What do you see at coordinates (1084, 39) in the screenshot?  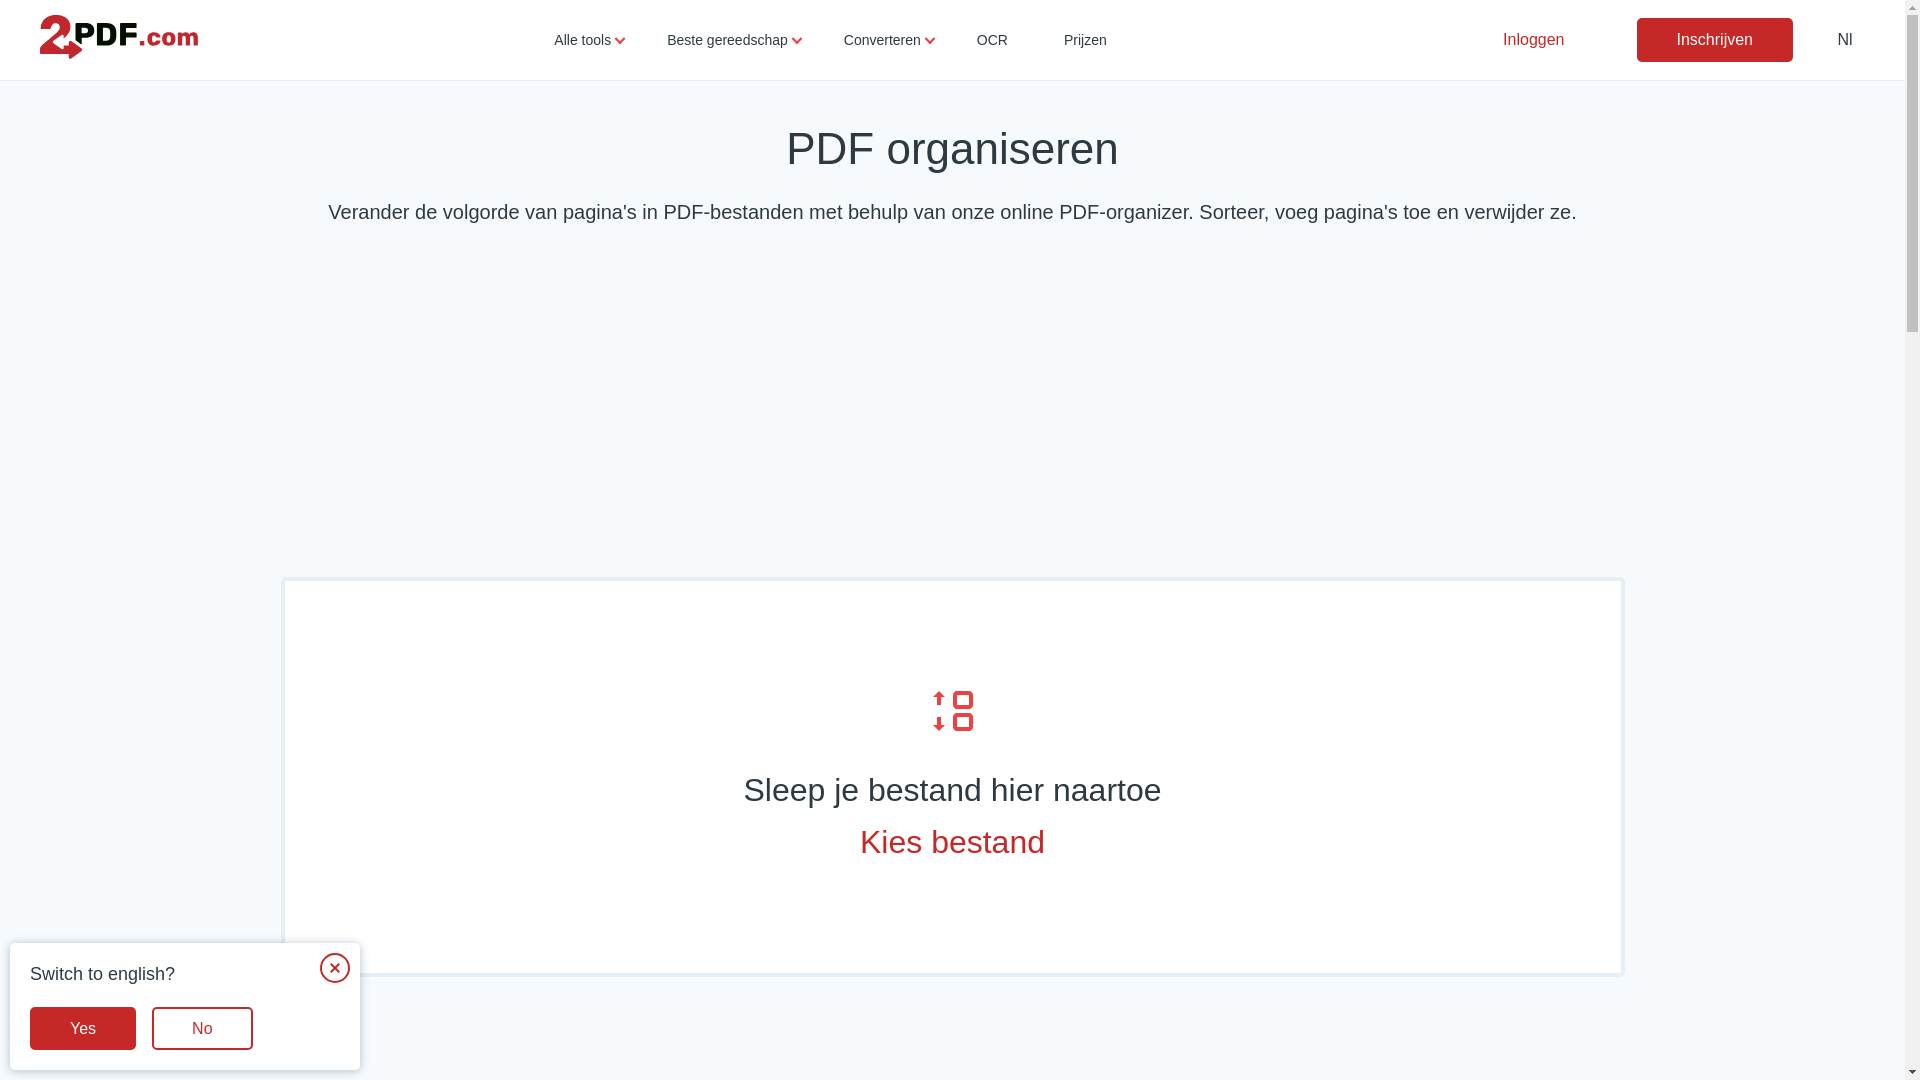 I see `'Prijzen'` at bounding box center [1084, 39].